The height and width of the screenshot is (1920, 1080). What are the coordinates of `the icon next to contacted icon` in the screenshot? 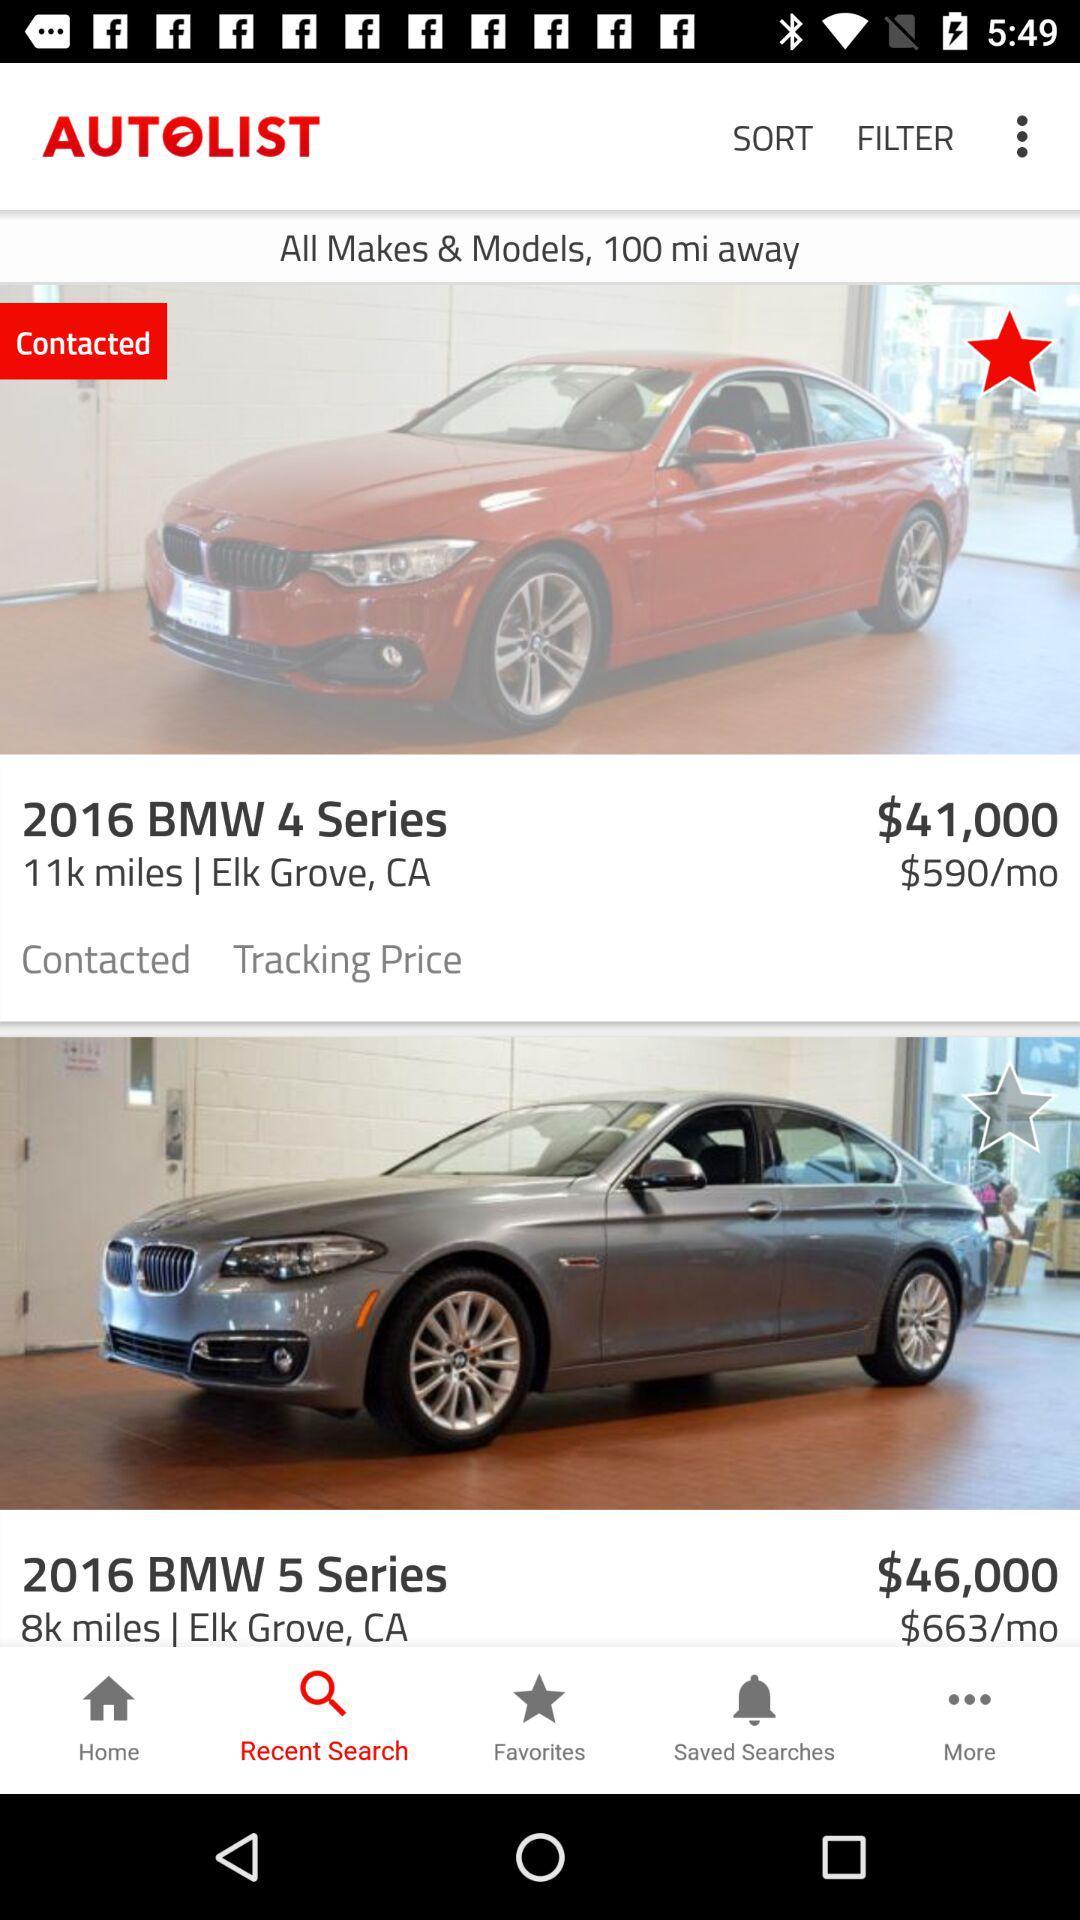 It's located at (346, 955).